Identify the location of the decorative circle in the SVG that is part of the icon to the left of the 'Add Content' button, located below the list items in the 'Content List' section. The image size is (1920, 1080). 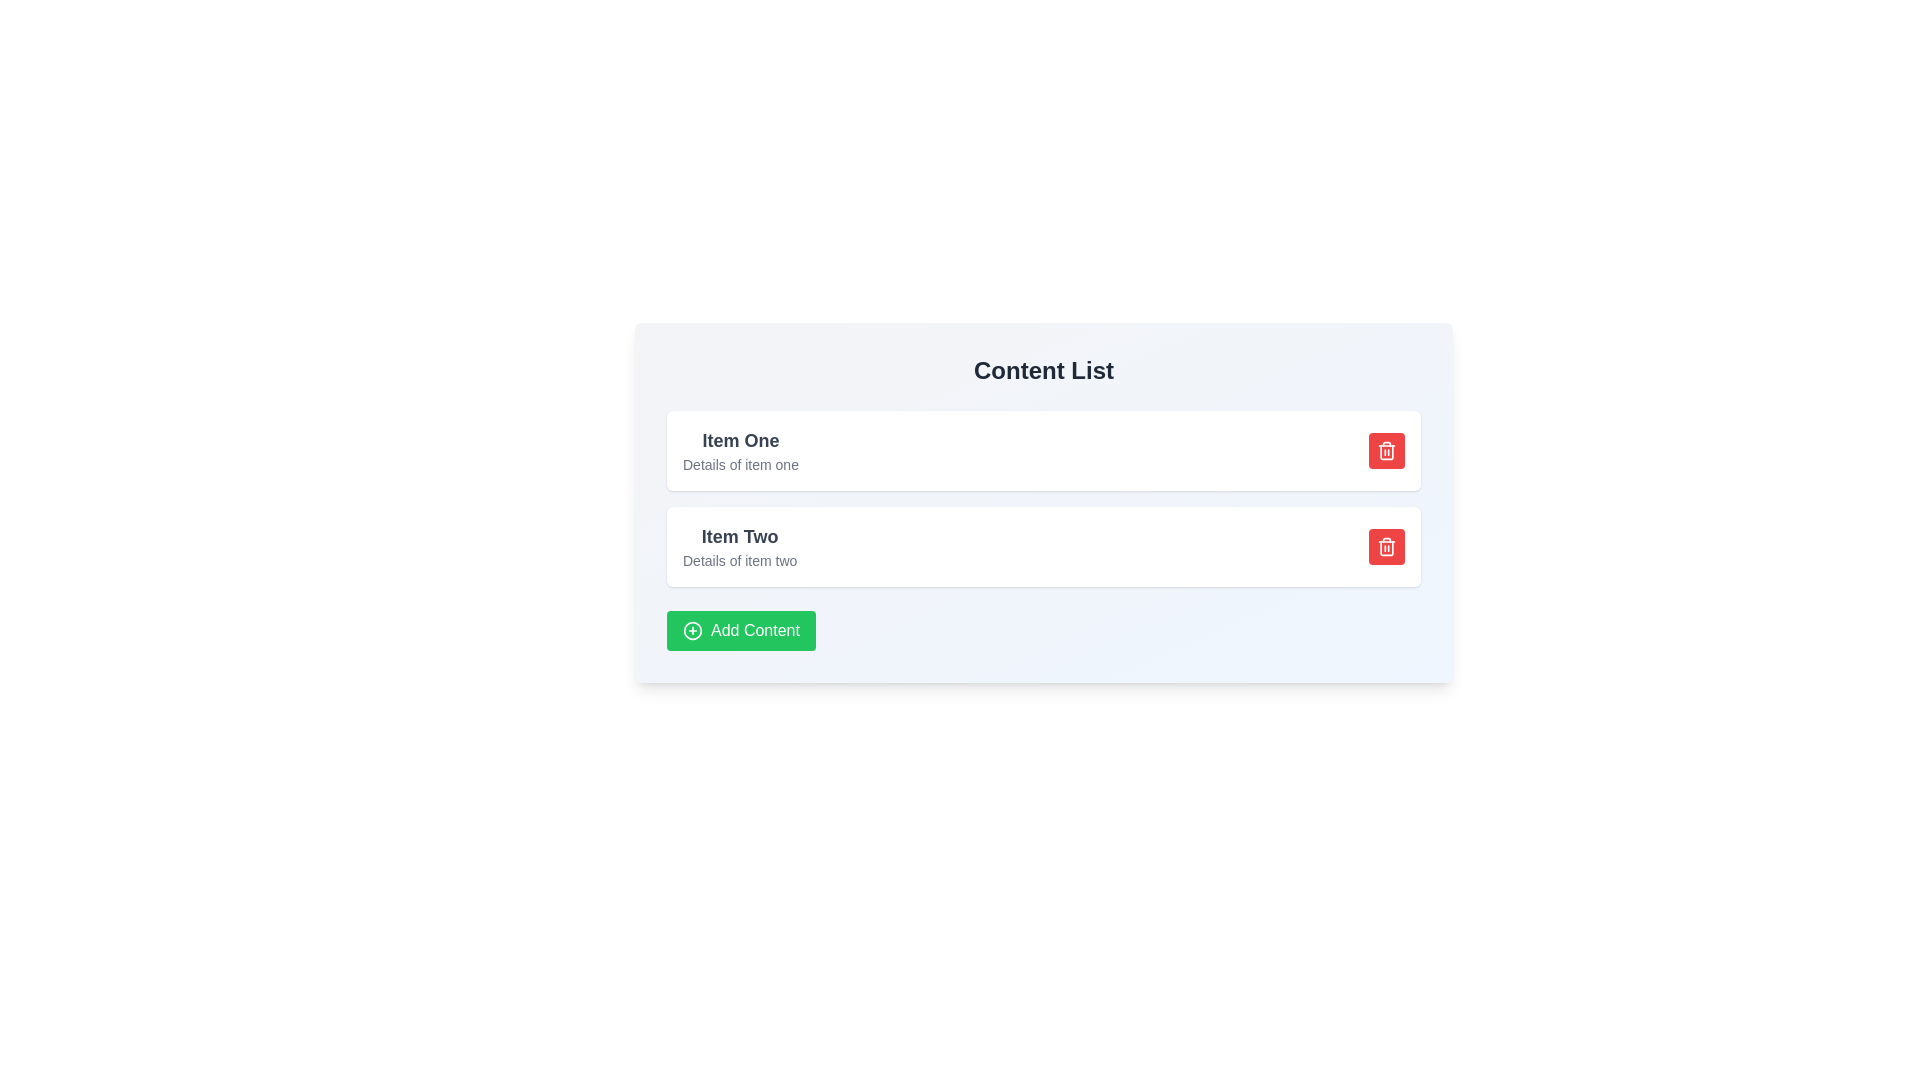
(692, 631).